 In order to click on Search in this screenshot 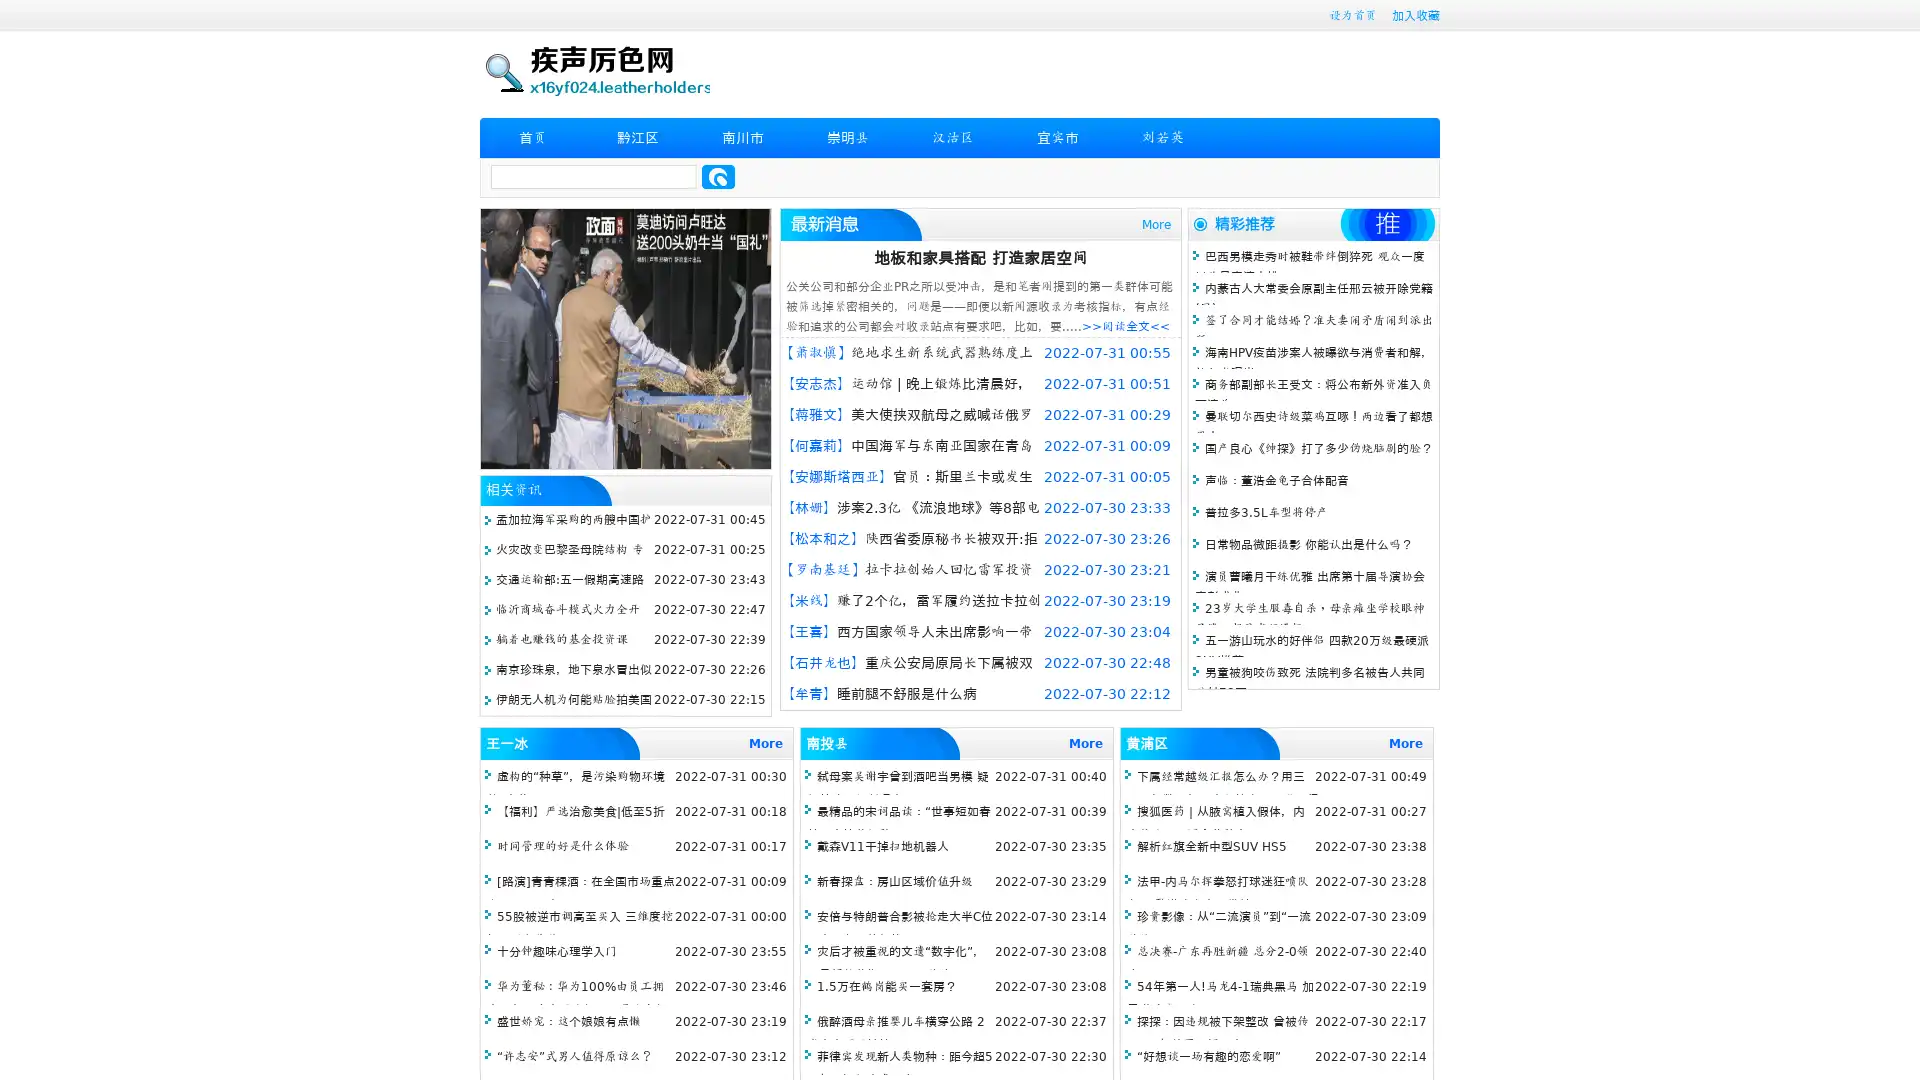, I will do `click(718, 176)`.